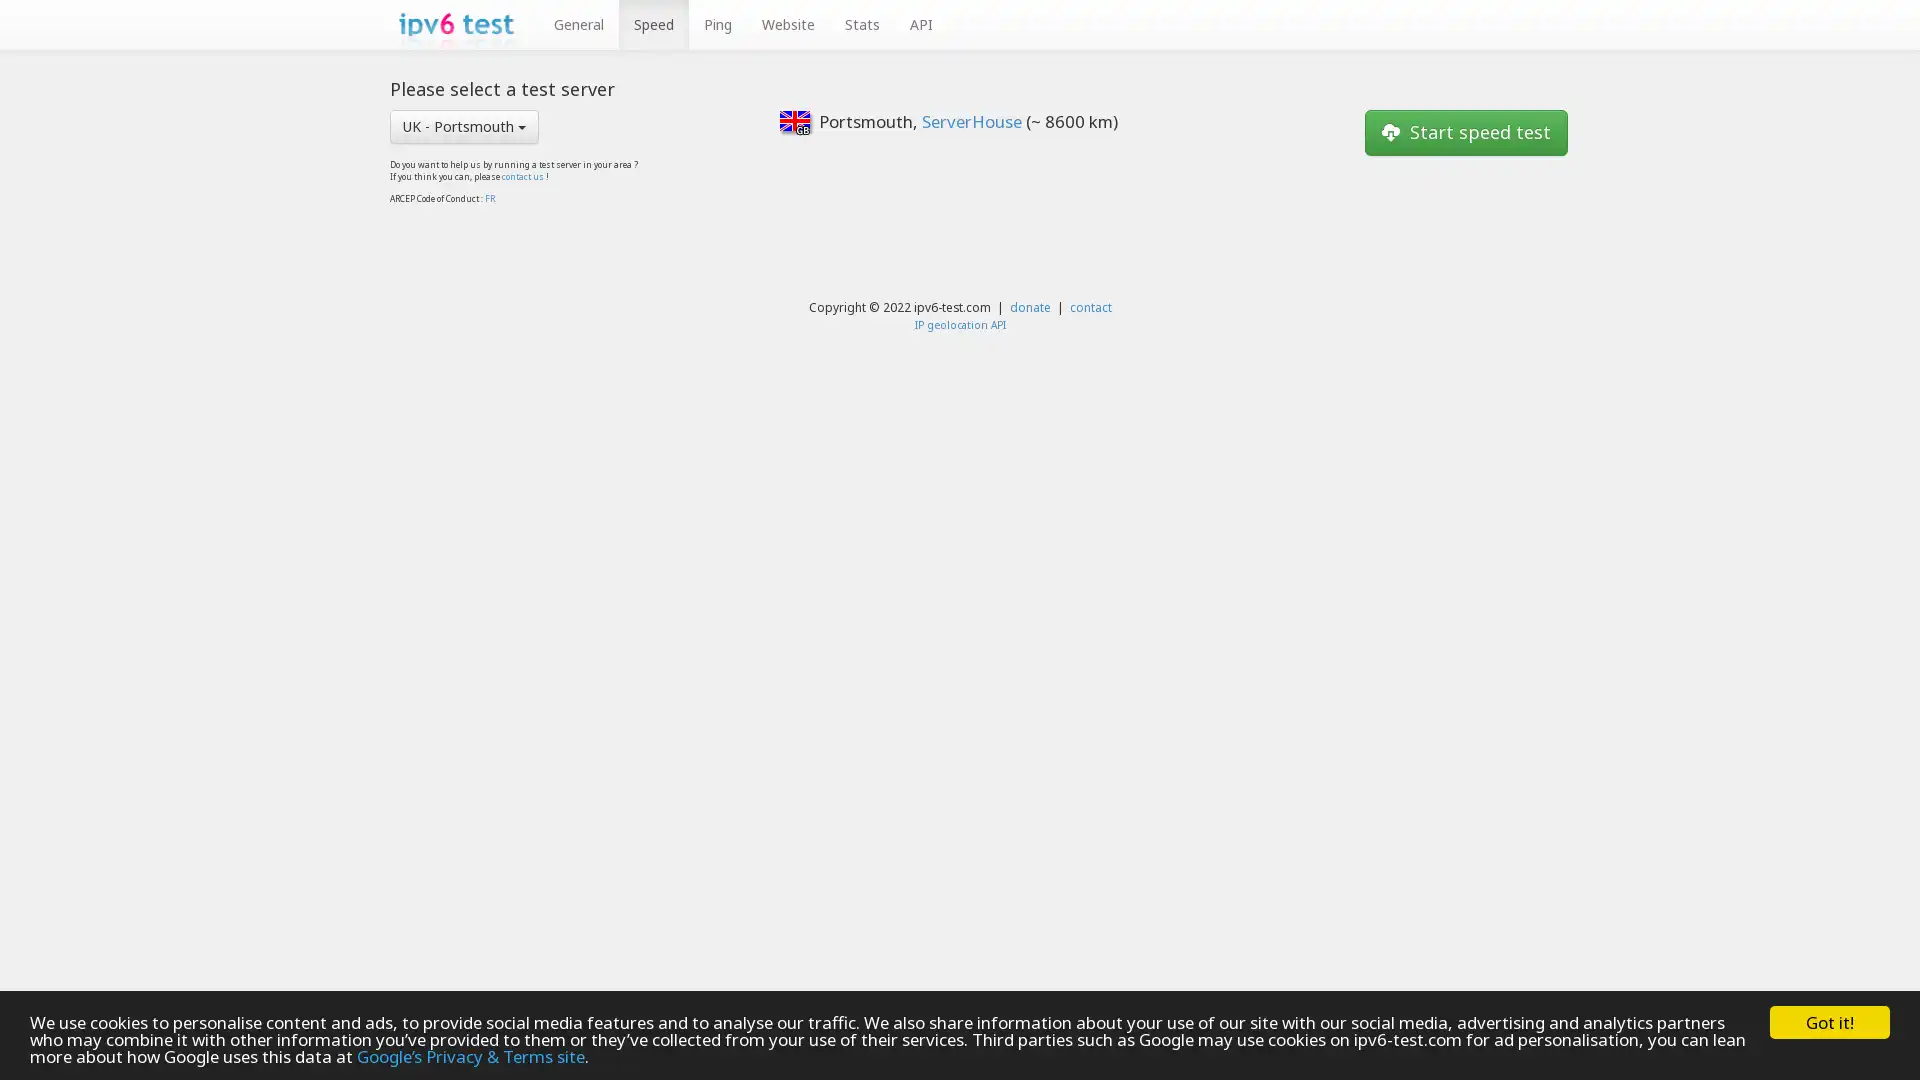  I want to click on UK - Portsmouth, so click(463, 126).